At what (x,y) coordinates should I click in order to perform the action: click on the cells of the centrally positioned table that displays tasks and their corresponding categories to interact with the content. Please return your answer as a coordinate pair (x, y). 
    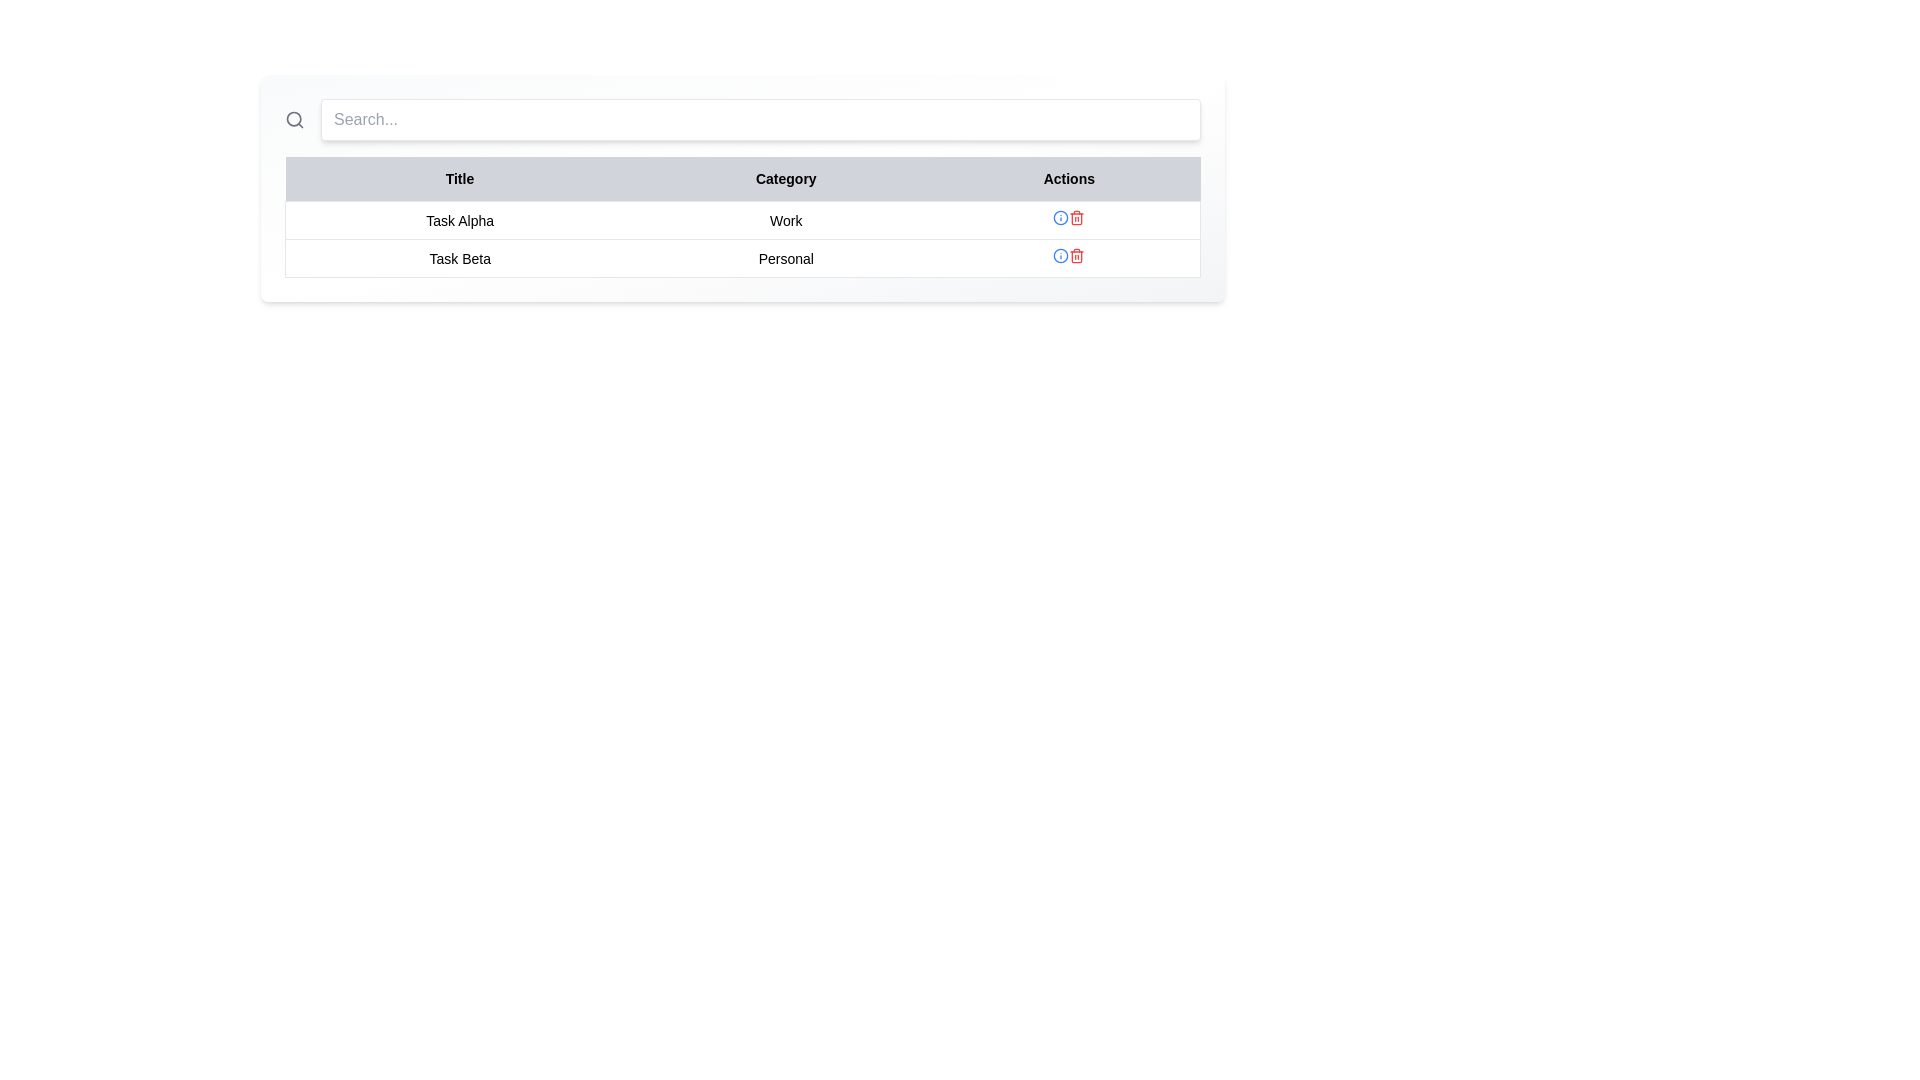
    Looking at the image, I should click on (742, 217).